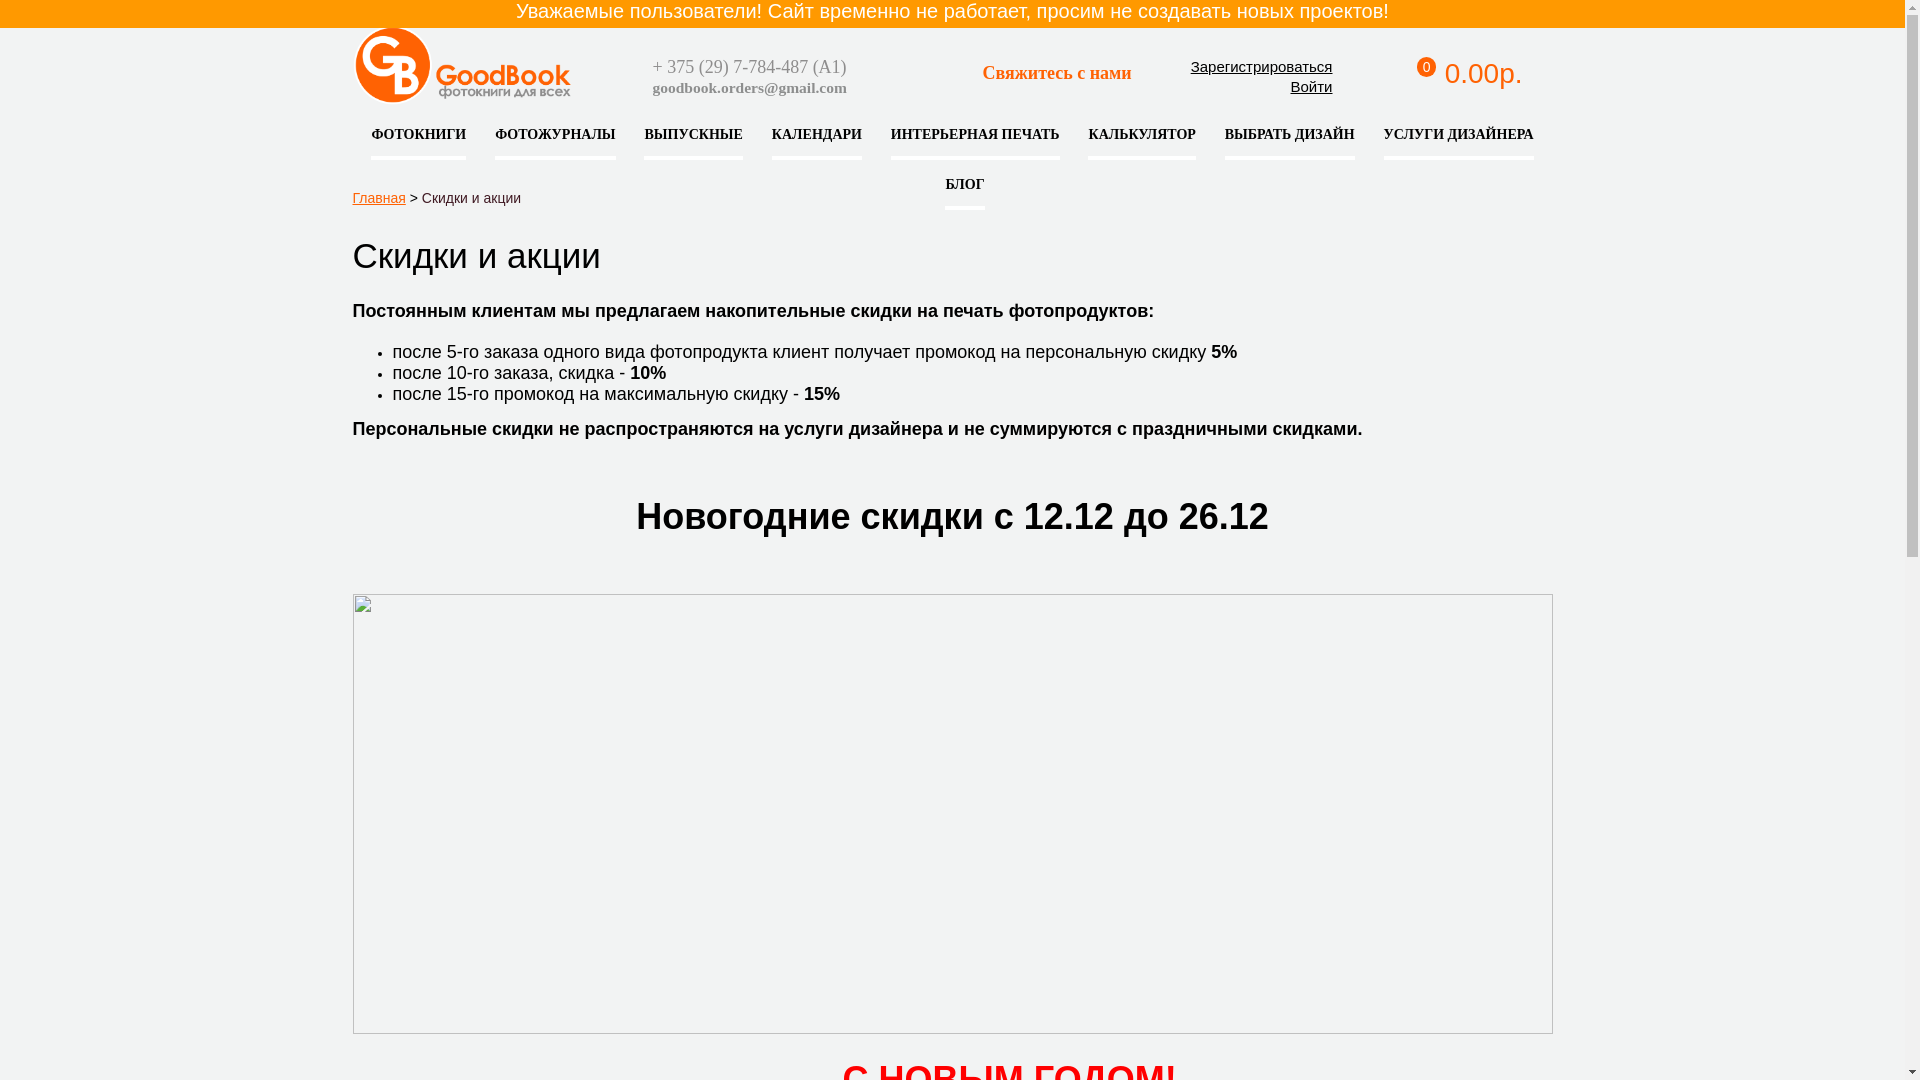  What do you see at coordinates (747, 86) in the screenshot?
I see `'goodbook.orders@gmail.com'` at bounding box center [747, 86].